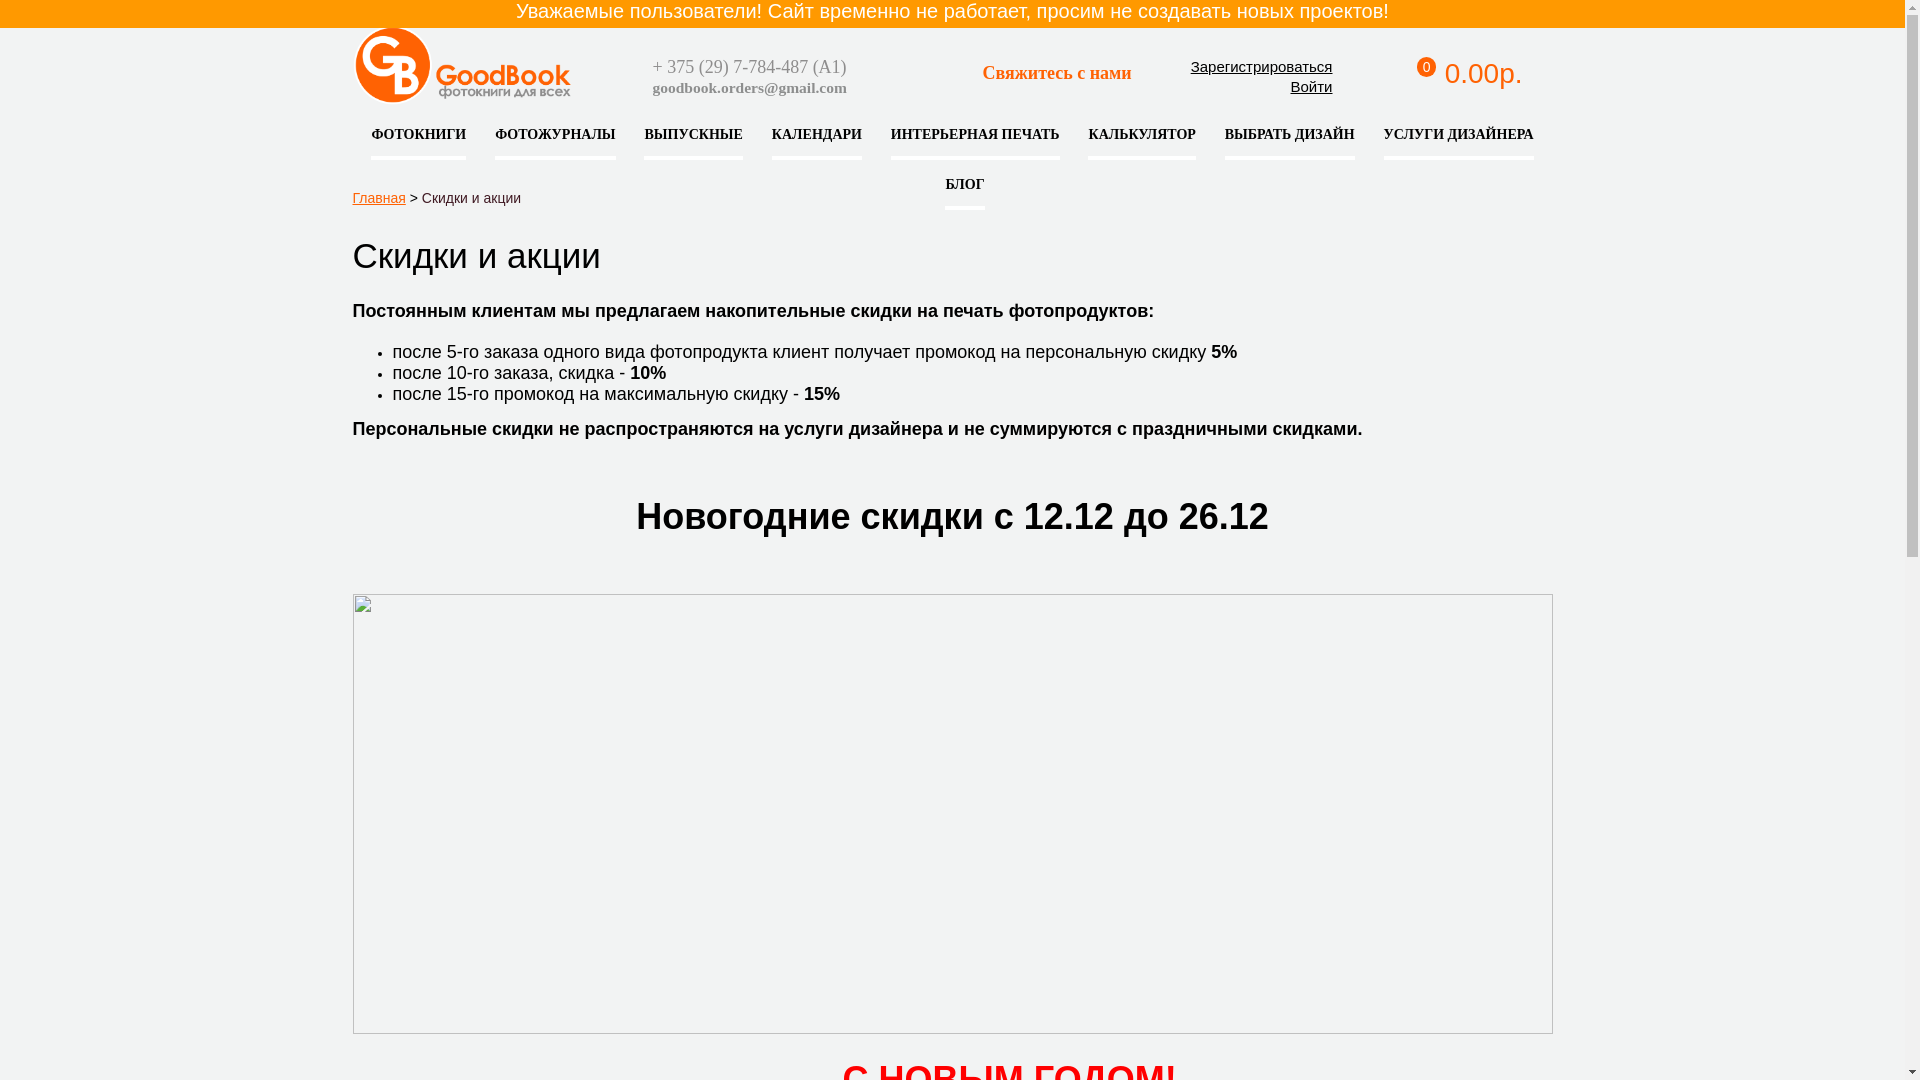  What do you see at coordinates (747, 86) in the screenshot?
I see `'goodbook.orders@gmail.com'` at bounding box center [747, 86].